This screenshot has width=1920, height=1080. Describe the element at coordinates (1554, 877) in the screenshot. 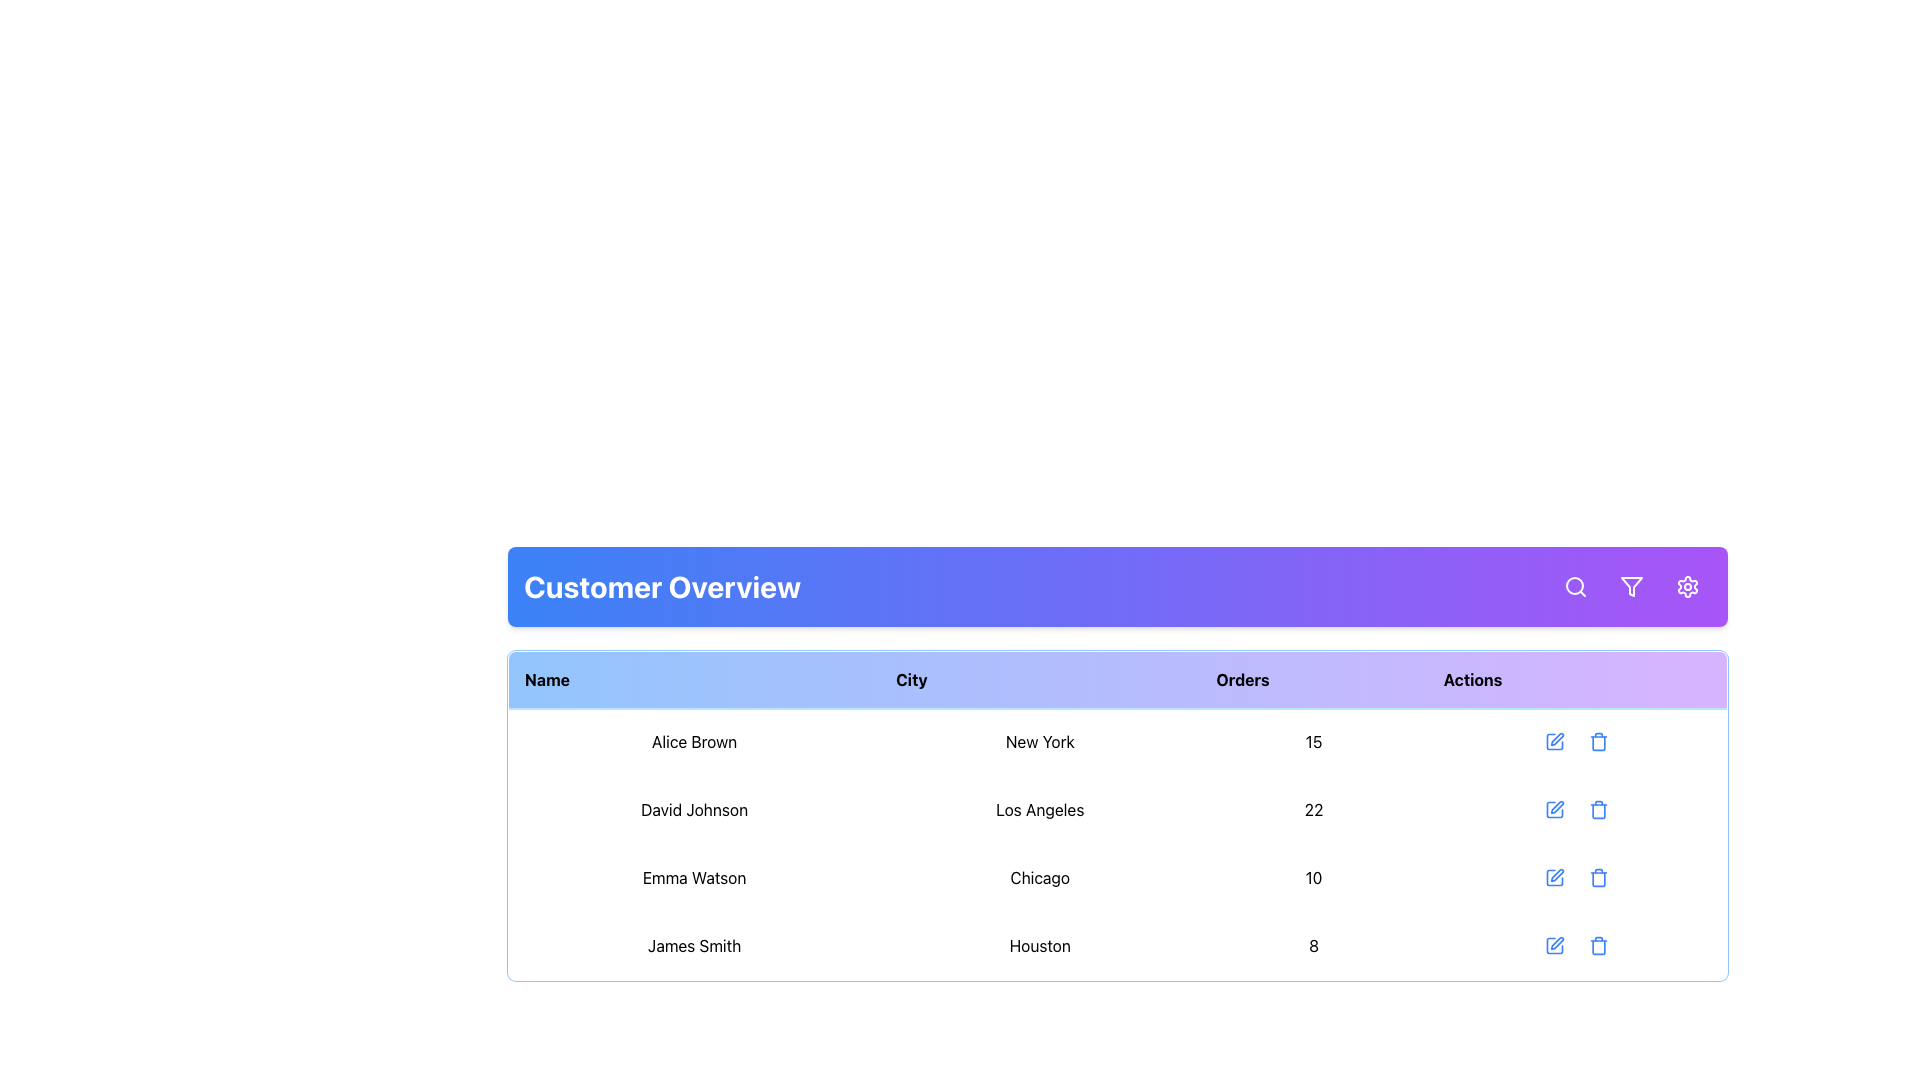

I see `the circular blue pencil icon button in the 'Actions' column for the entry 'Emma Watson' to initiate the edit functionality` at that location.